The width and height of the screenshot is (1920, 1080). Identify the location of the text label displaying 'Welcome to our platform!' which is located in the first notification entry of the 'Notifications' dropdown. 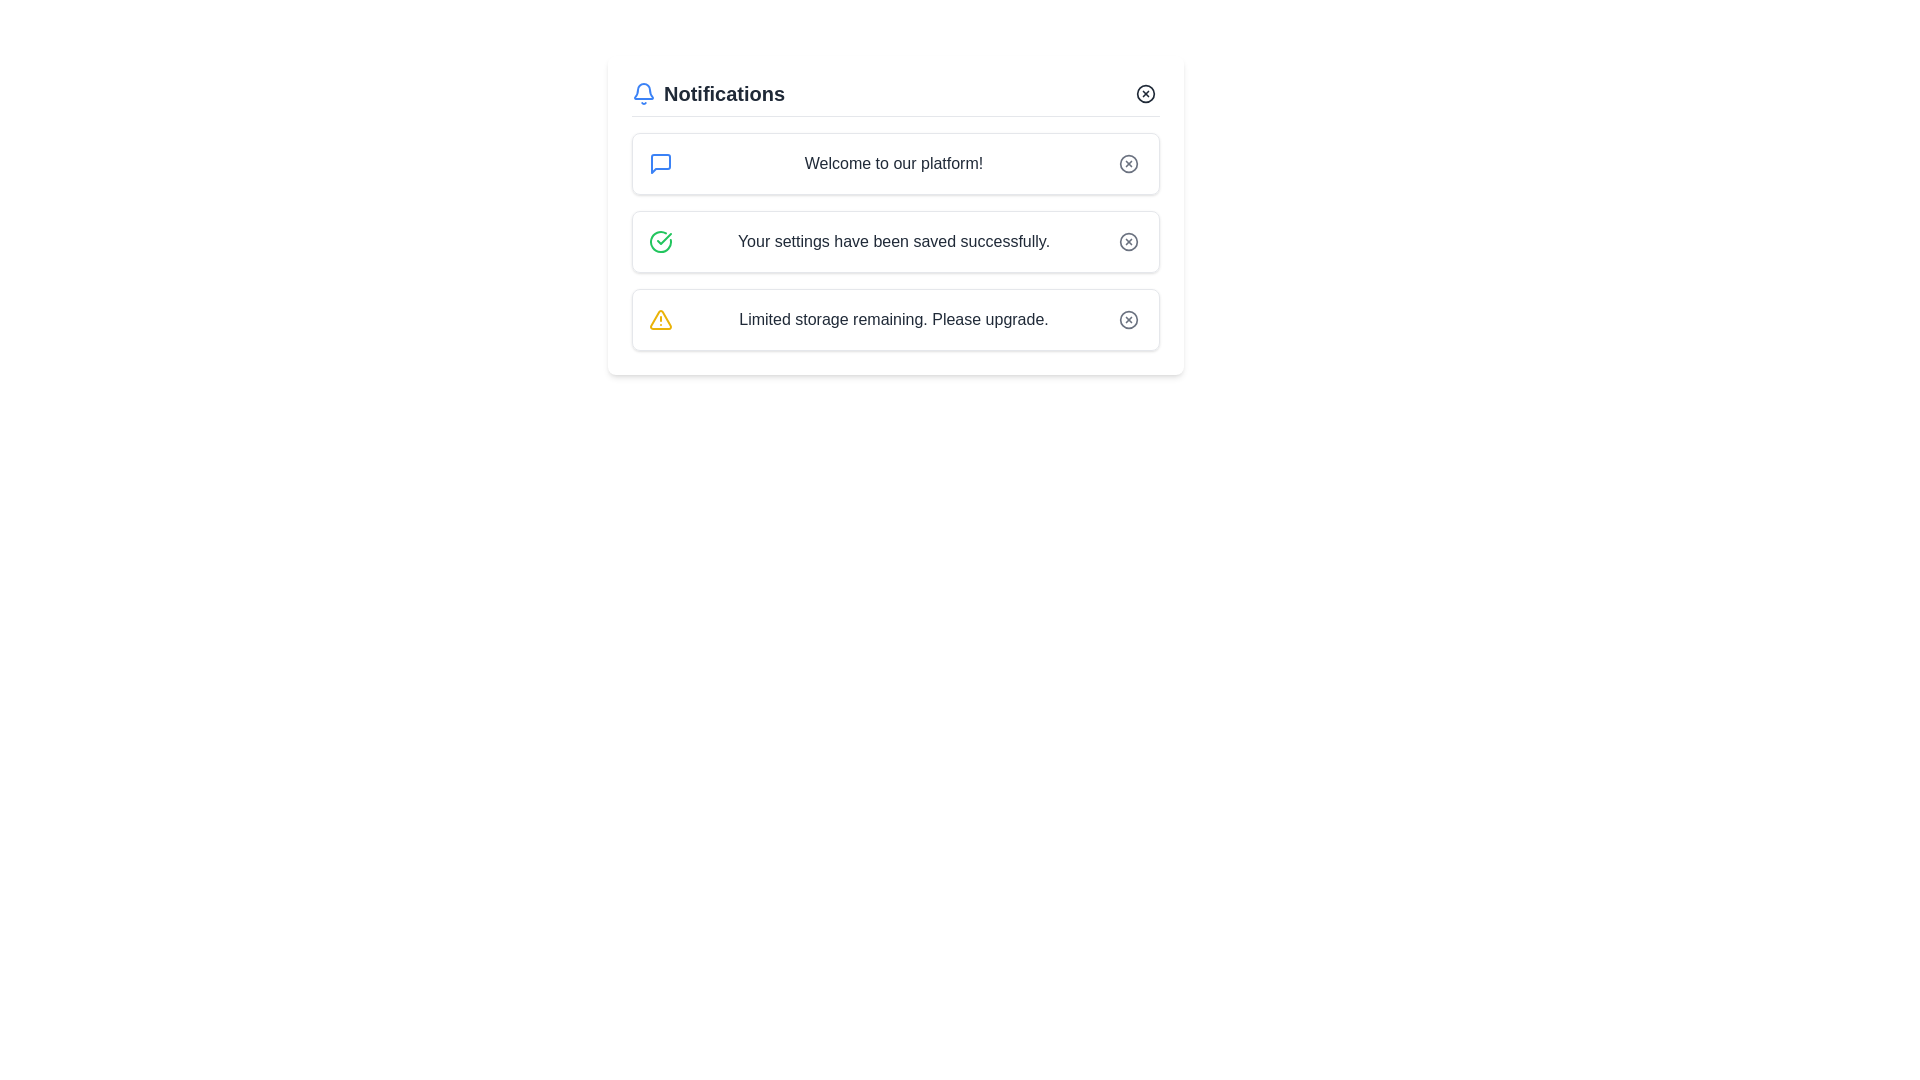
(892, 163).